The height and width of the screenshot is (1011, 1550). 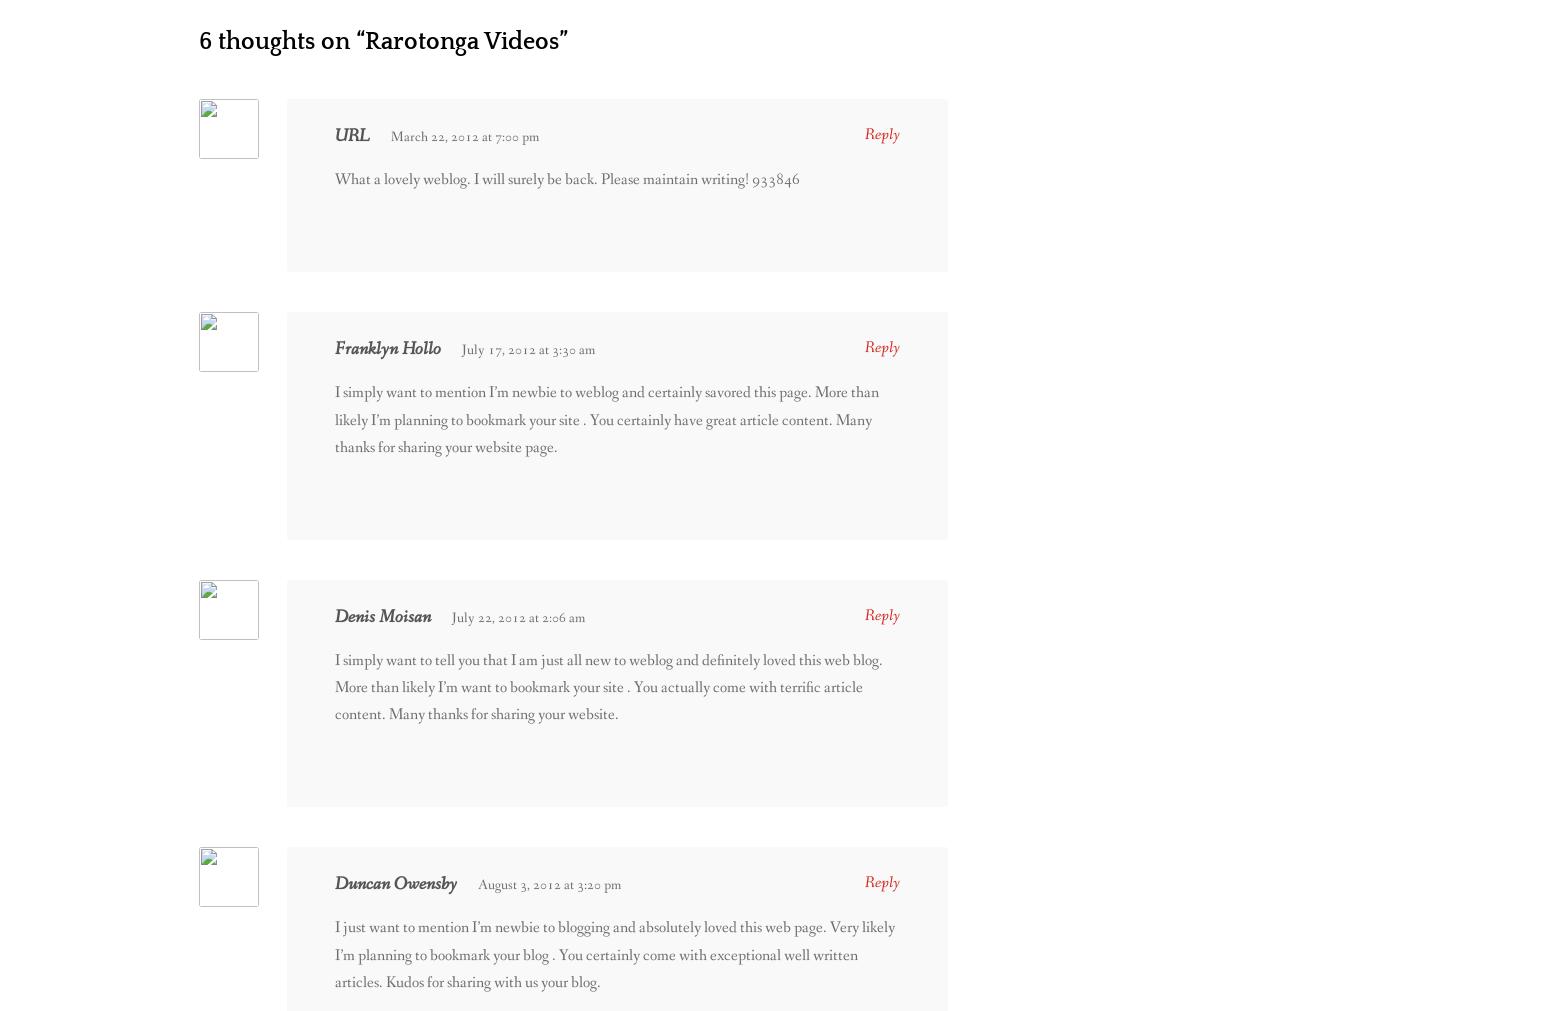 I want to click on 'Rarotonga Videos', so click(x=462, y=40).